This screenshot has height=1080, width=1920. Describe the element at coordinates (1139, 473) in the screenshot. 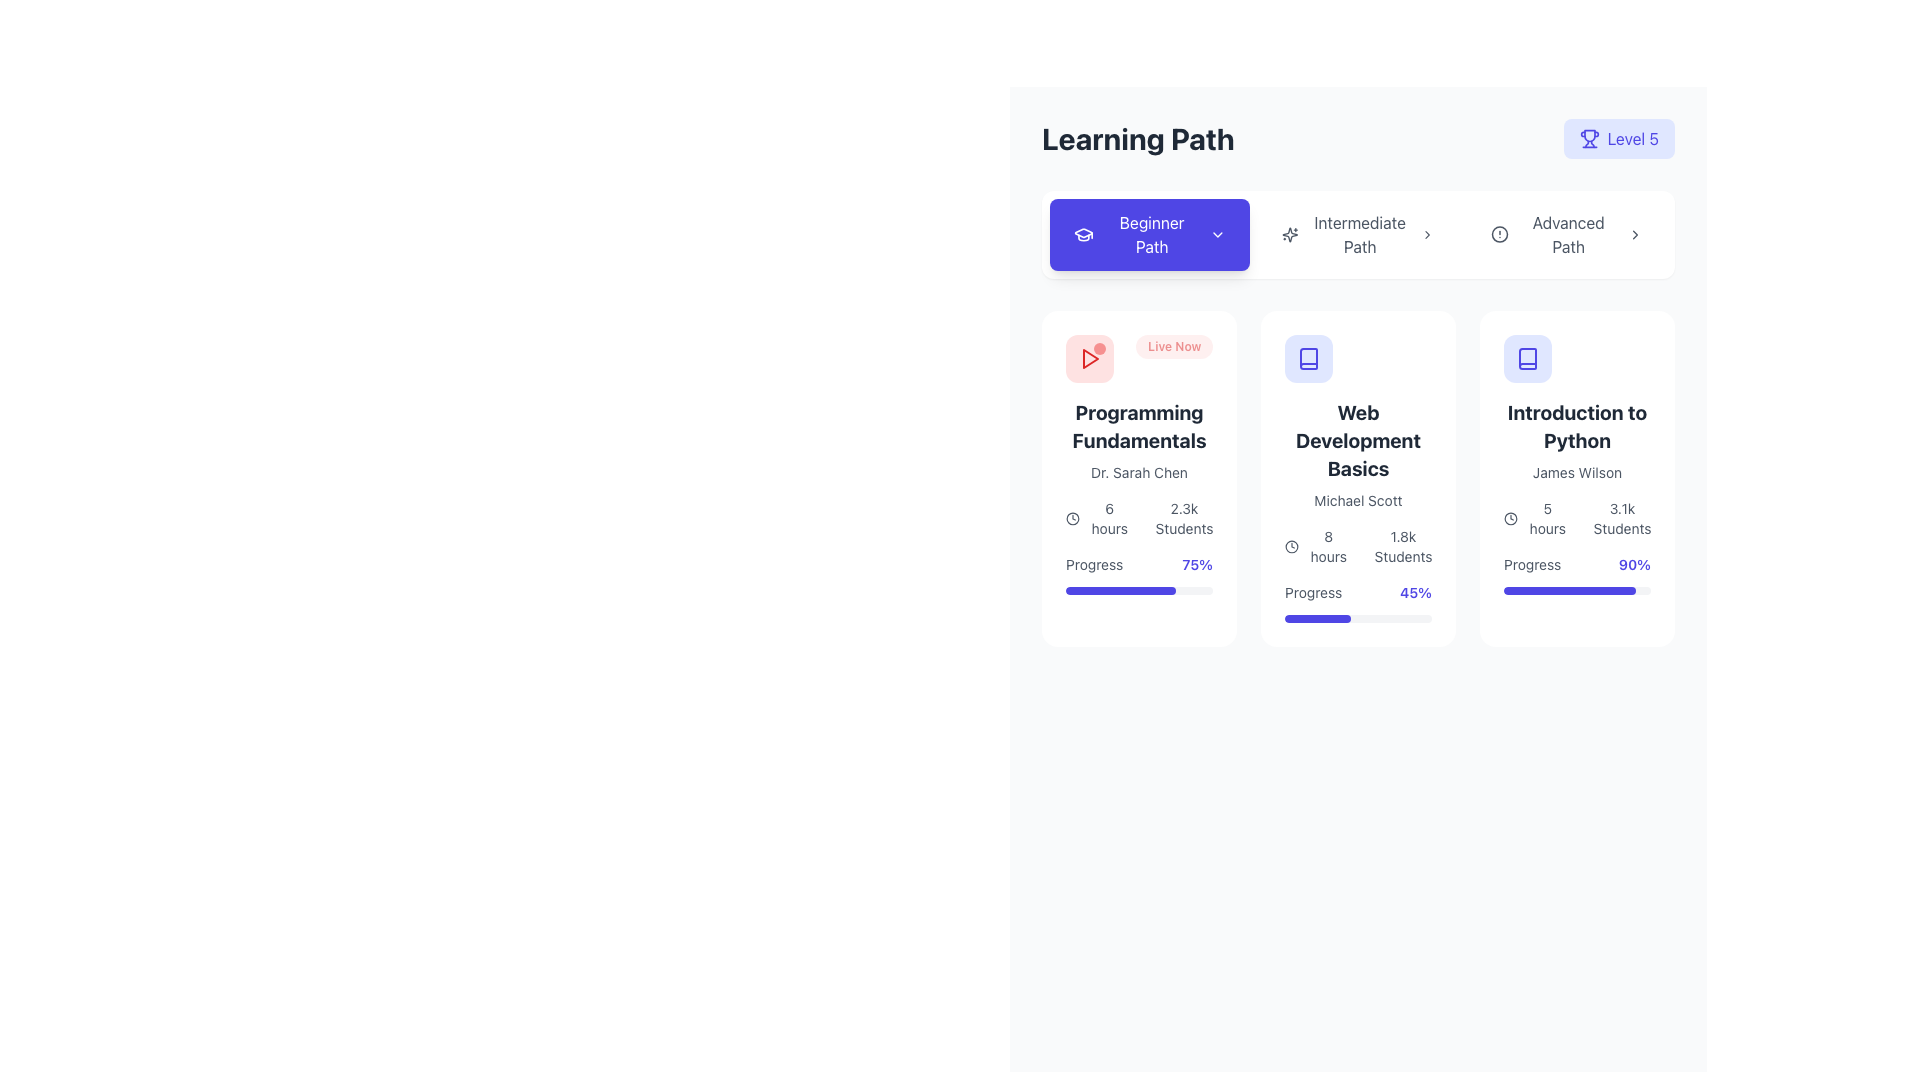

I see `the static text label that identifies the instructor of the course 'Programming Fundamentals', located beneath the course title in the first card of a three-card layout` at that location.